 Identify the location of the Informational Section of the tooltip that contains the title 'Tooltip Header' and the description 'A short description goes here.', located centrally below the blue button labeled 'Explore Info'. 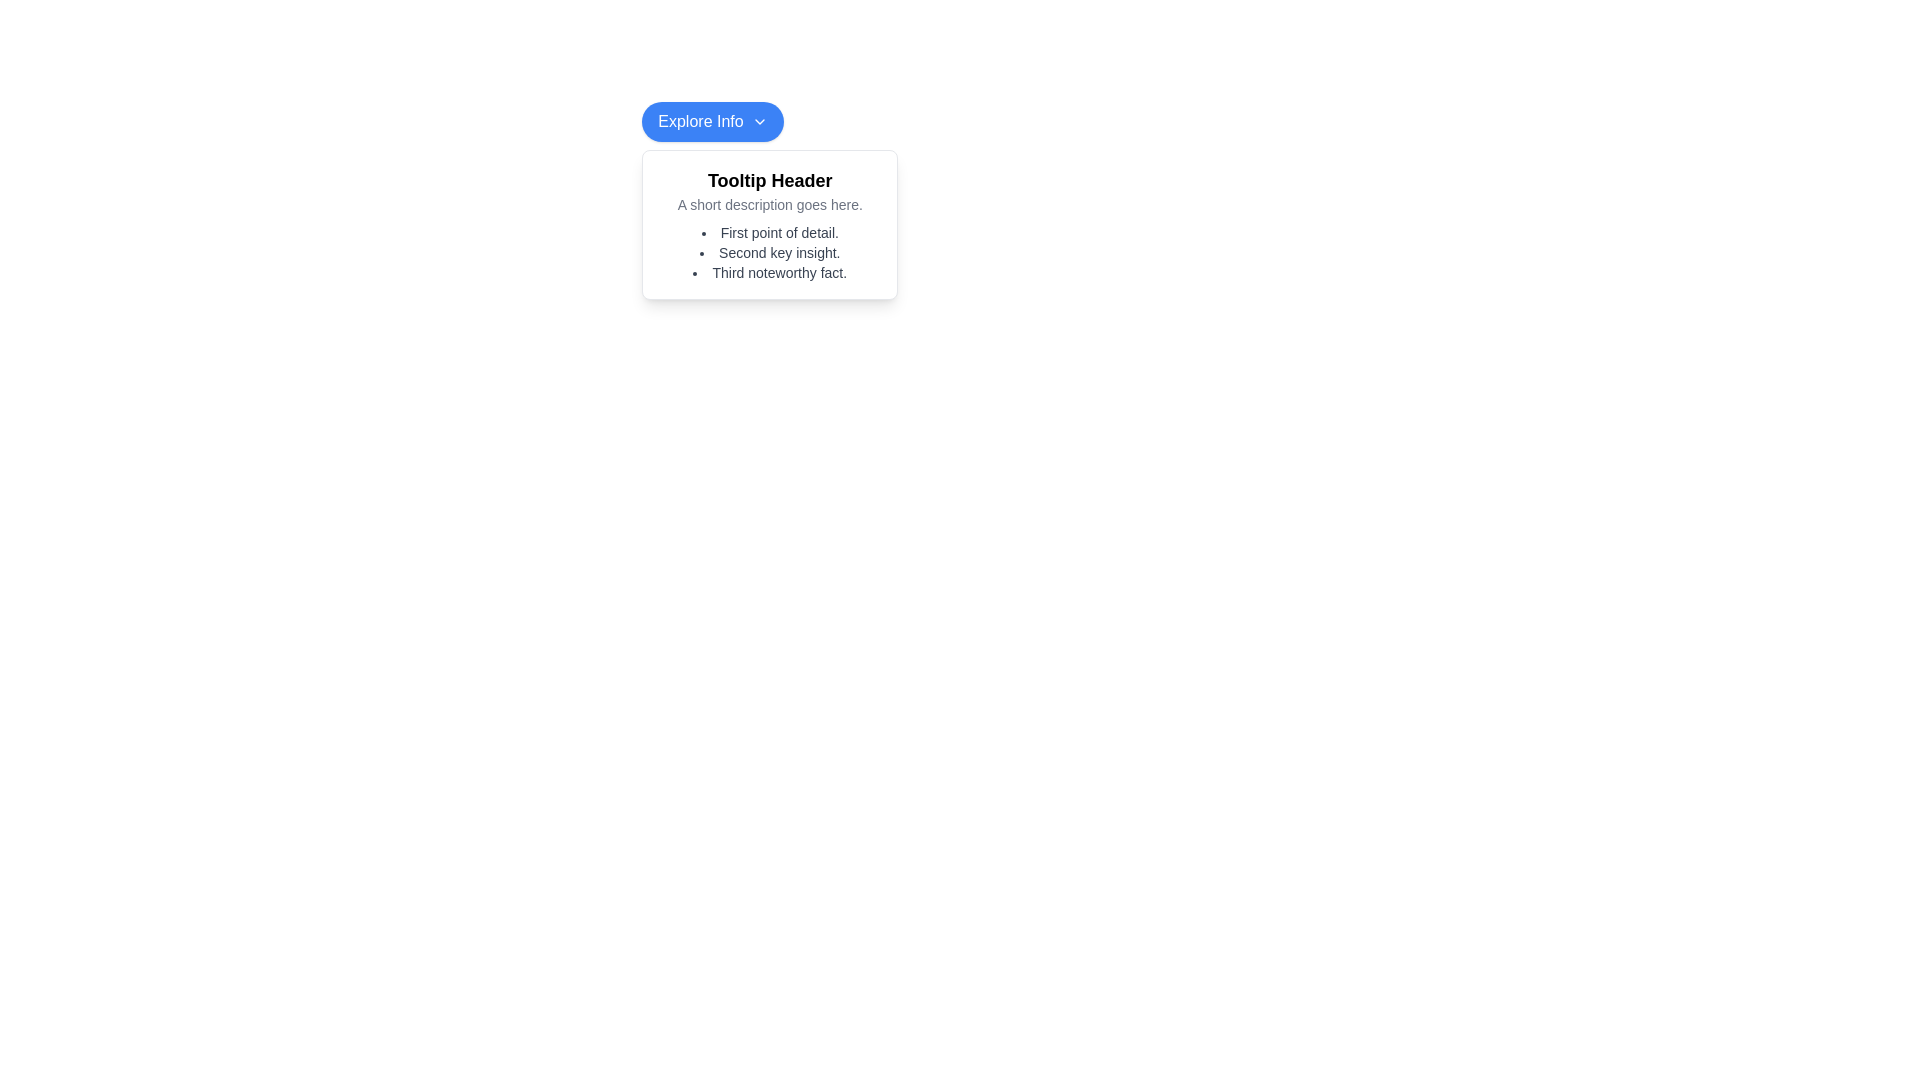
(769, 191).